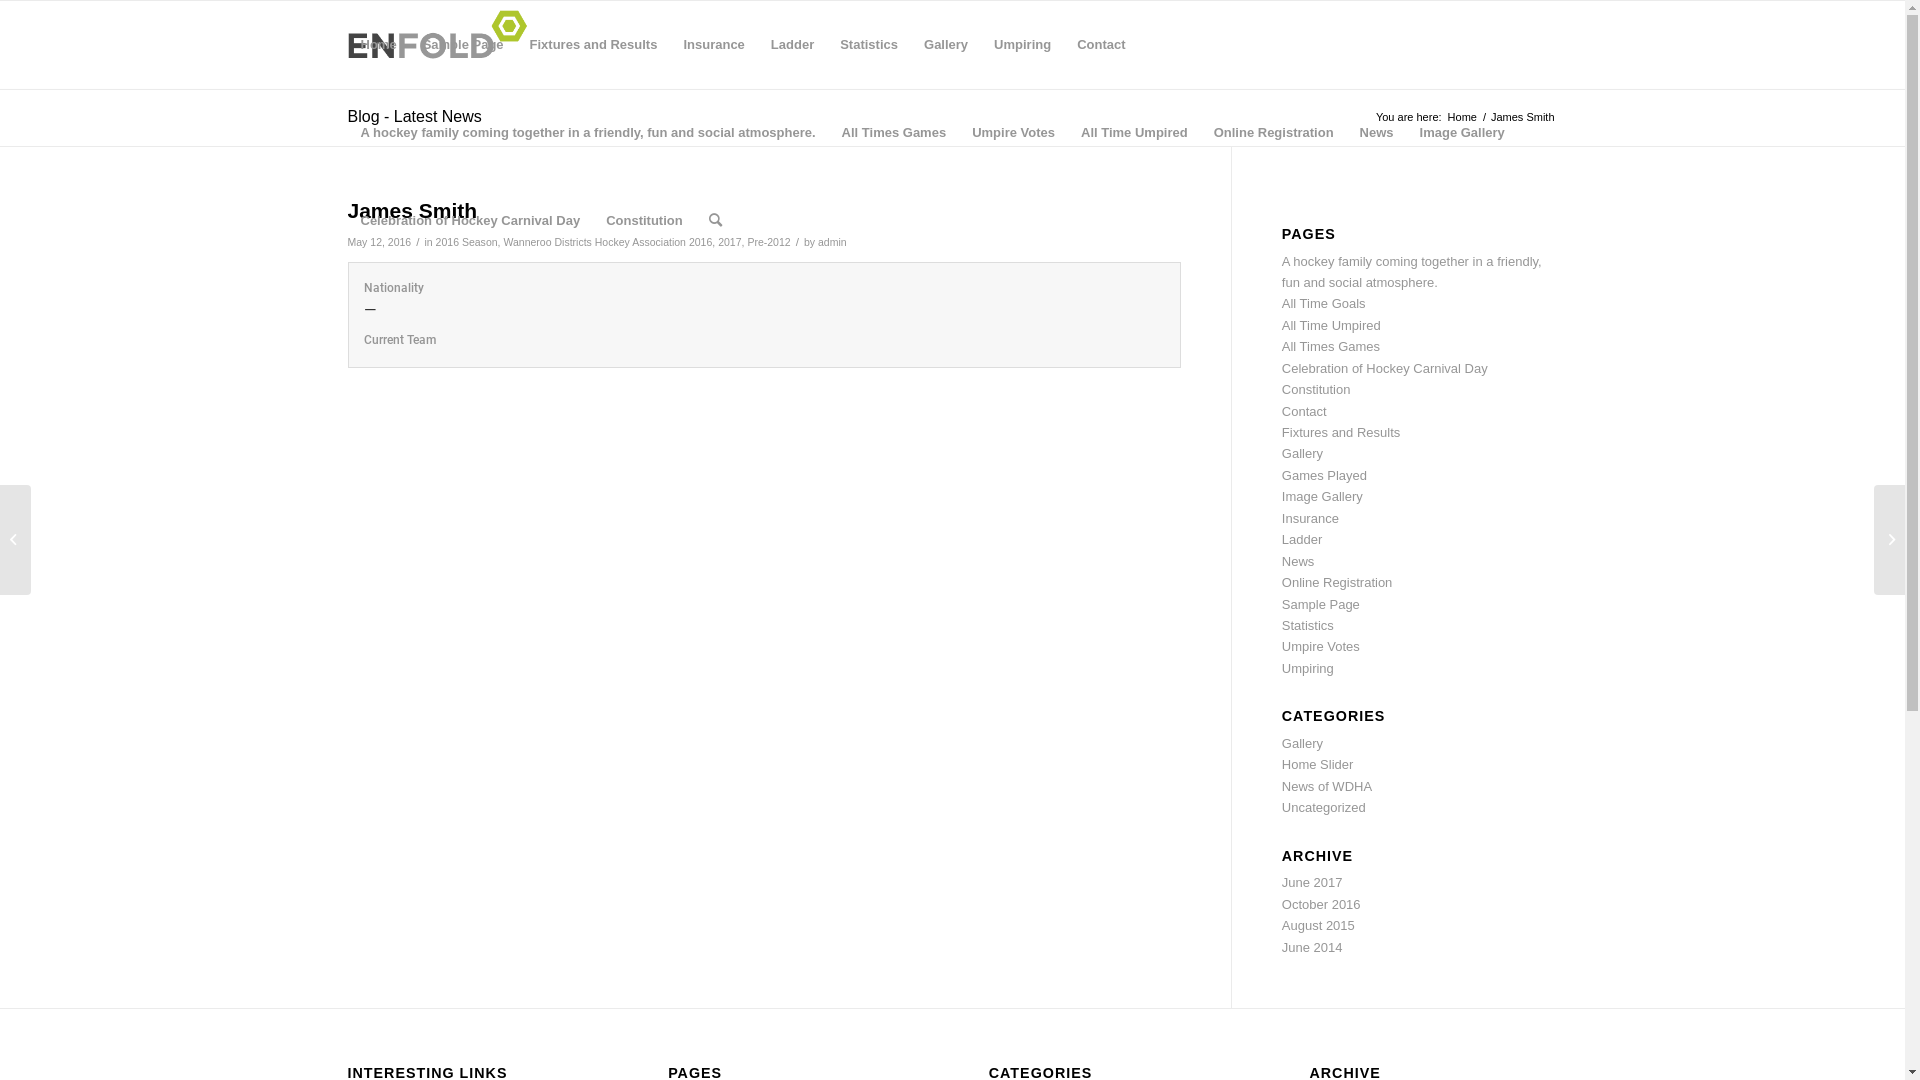 Image resolution: width=1920 pixels, height=1080 pixels. What do you see at coordinates (644, 220) in the screenshot?
I see `'Constitution'` at bounding box center [644, 220].